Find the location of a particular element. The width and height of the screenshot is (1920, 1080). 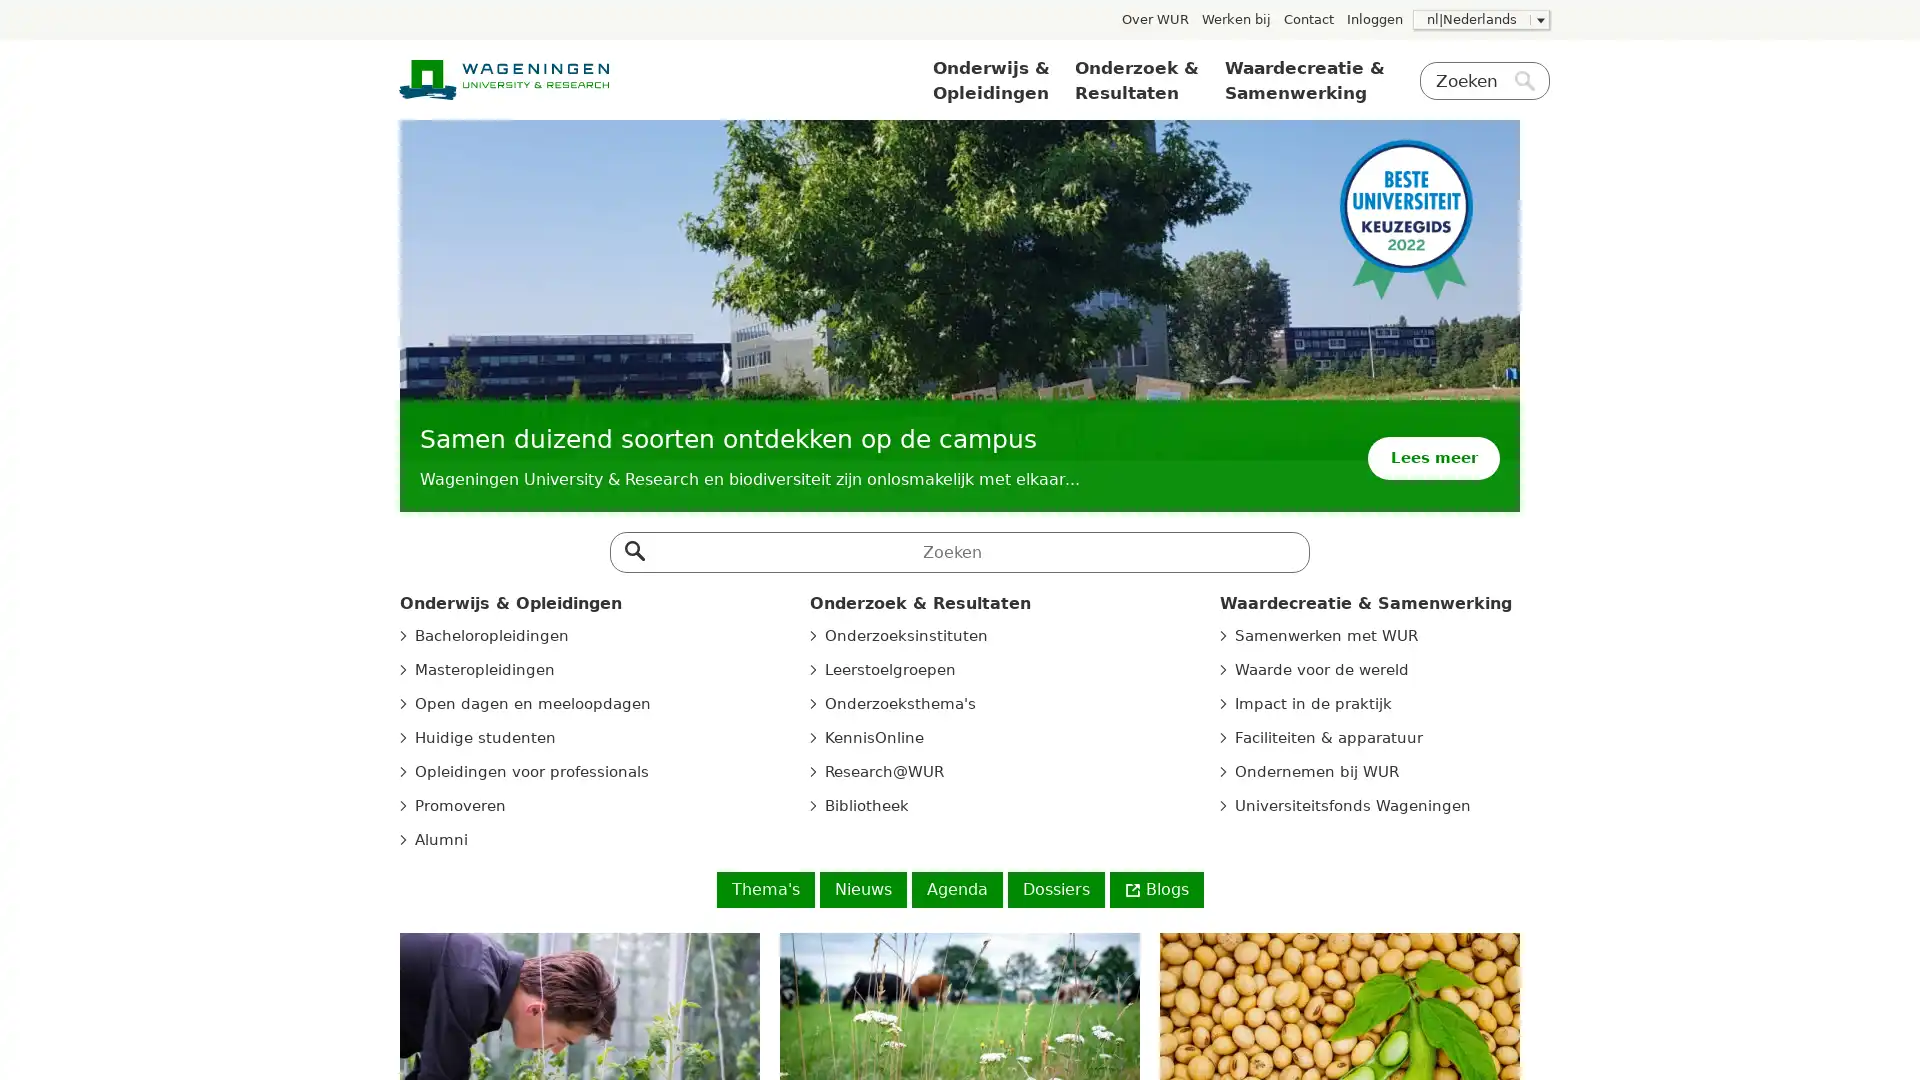

Zoeken is located at coordinates (632, 546).